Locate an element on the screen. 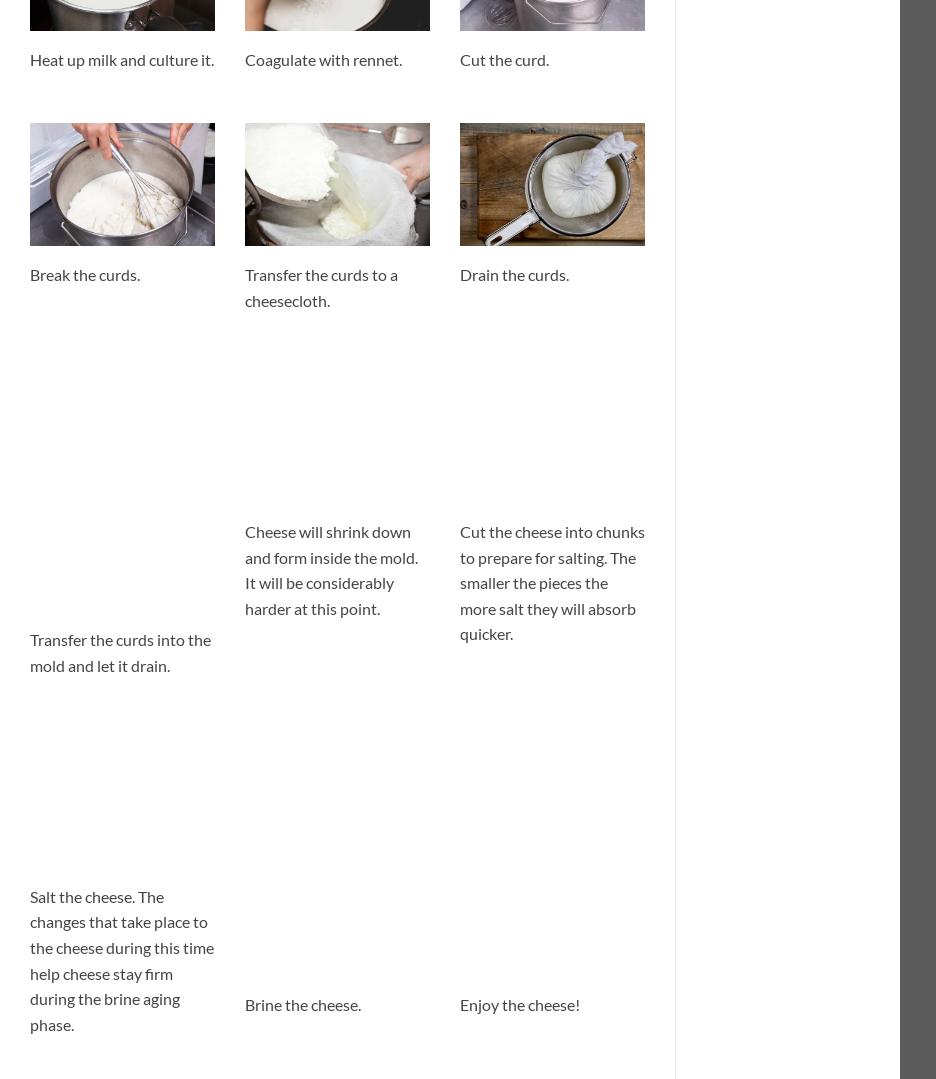 Image resolution: width=936 pixels, height=1079 pixels. 'Cut the curd.' is located at coordinates (503, 57).